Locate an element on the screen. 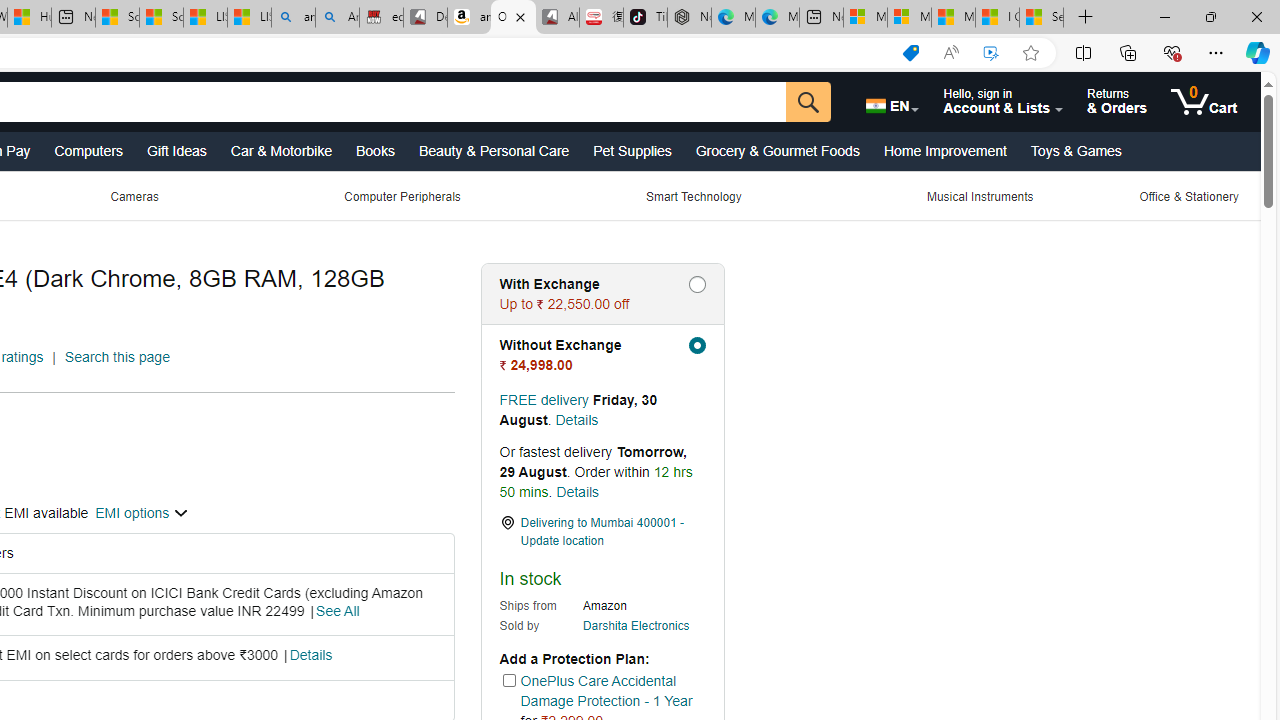  'Toys & Games' is located at coordinates (1074, 149).